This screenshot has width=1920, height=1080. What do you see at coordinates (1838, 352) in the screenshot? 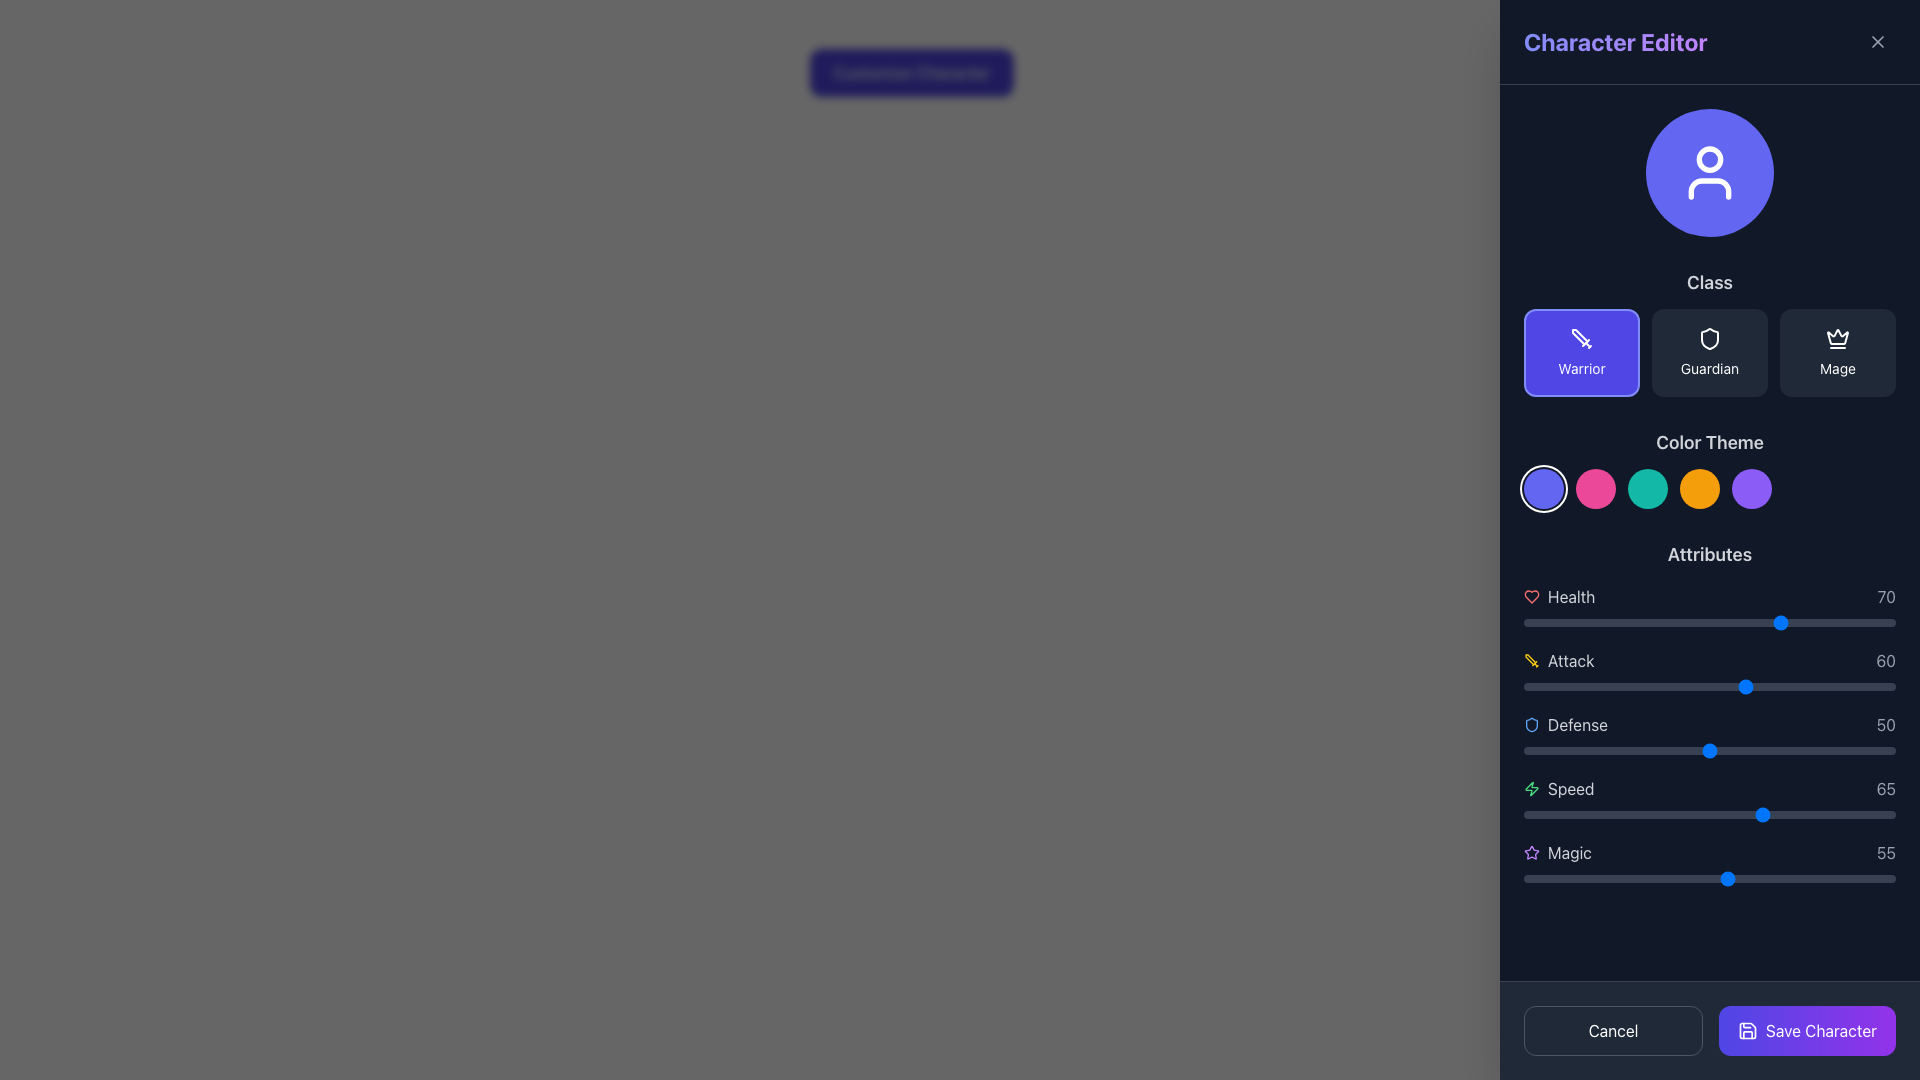
I see `the button with a dark background featuring a crown icon and the text 'Mage'` at bounding box center [1838, 352].